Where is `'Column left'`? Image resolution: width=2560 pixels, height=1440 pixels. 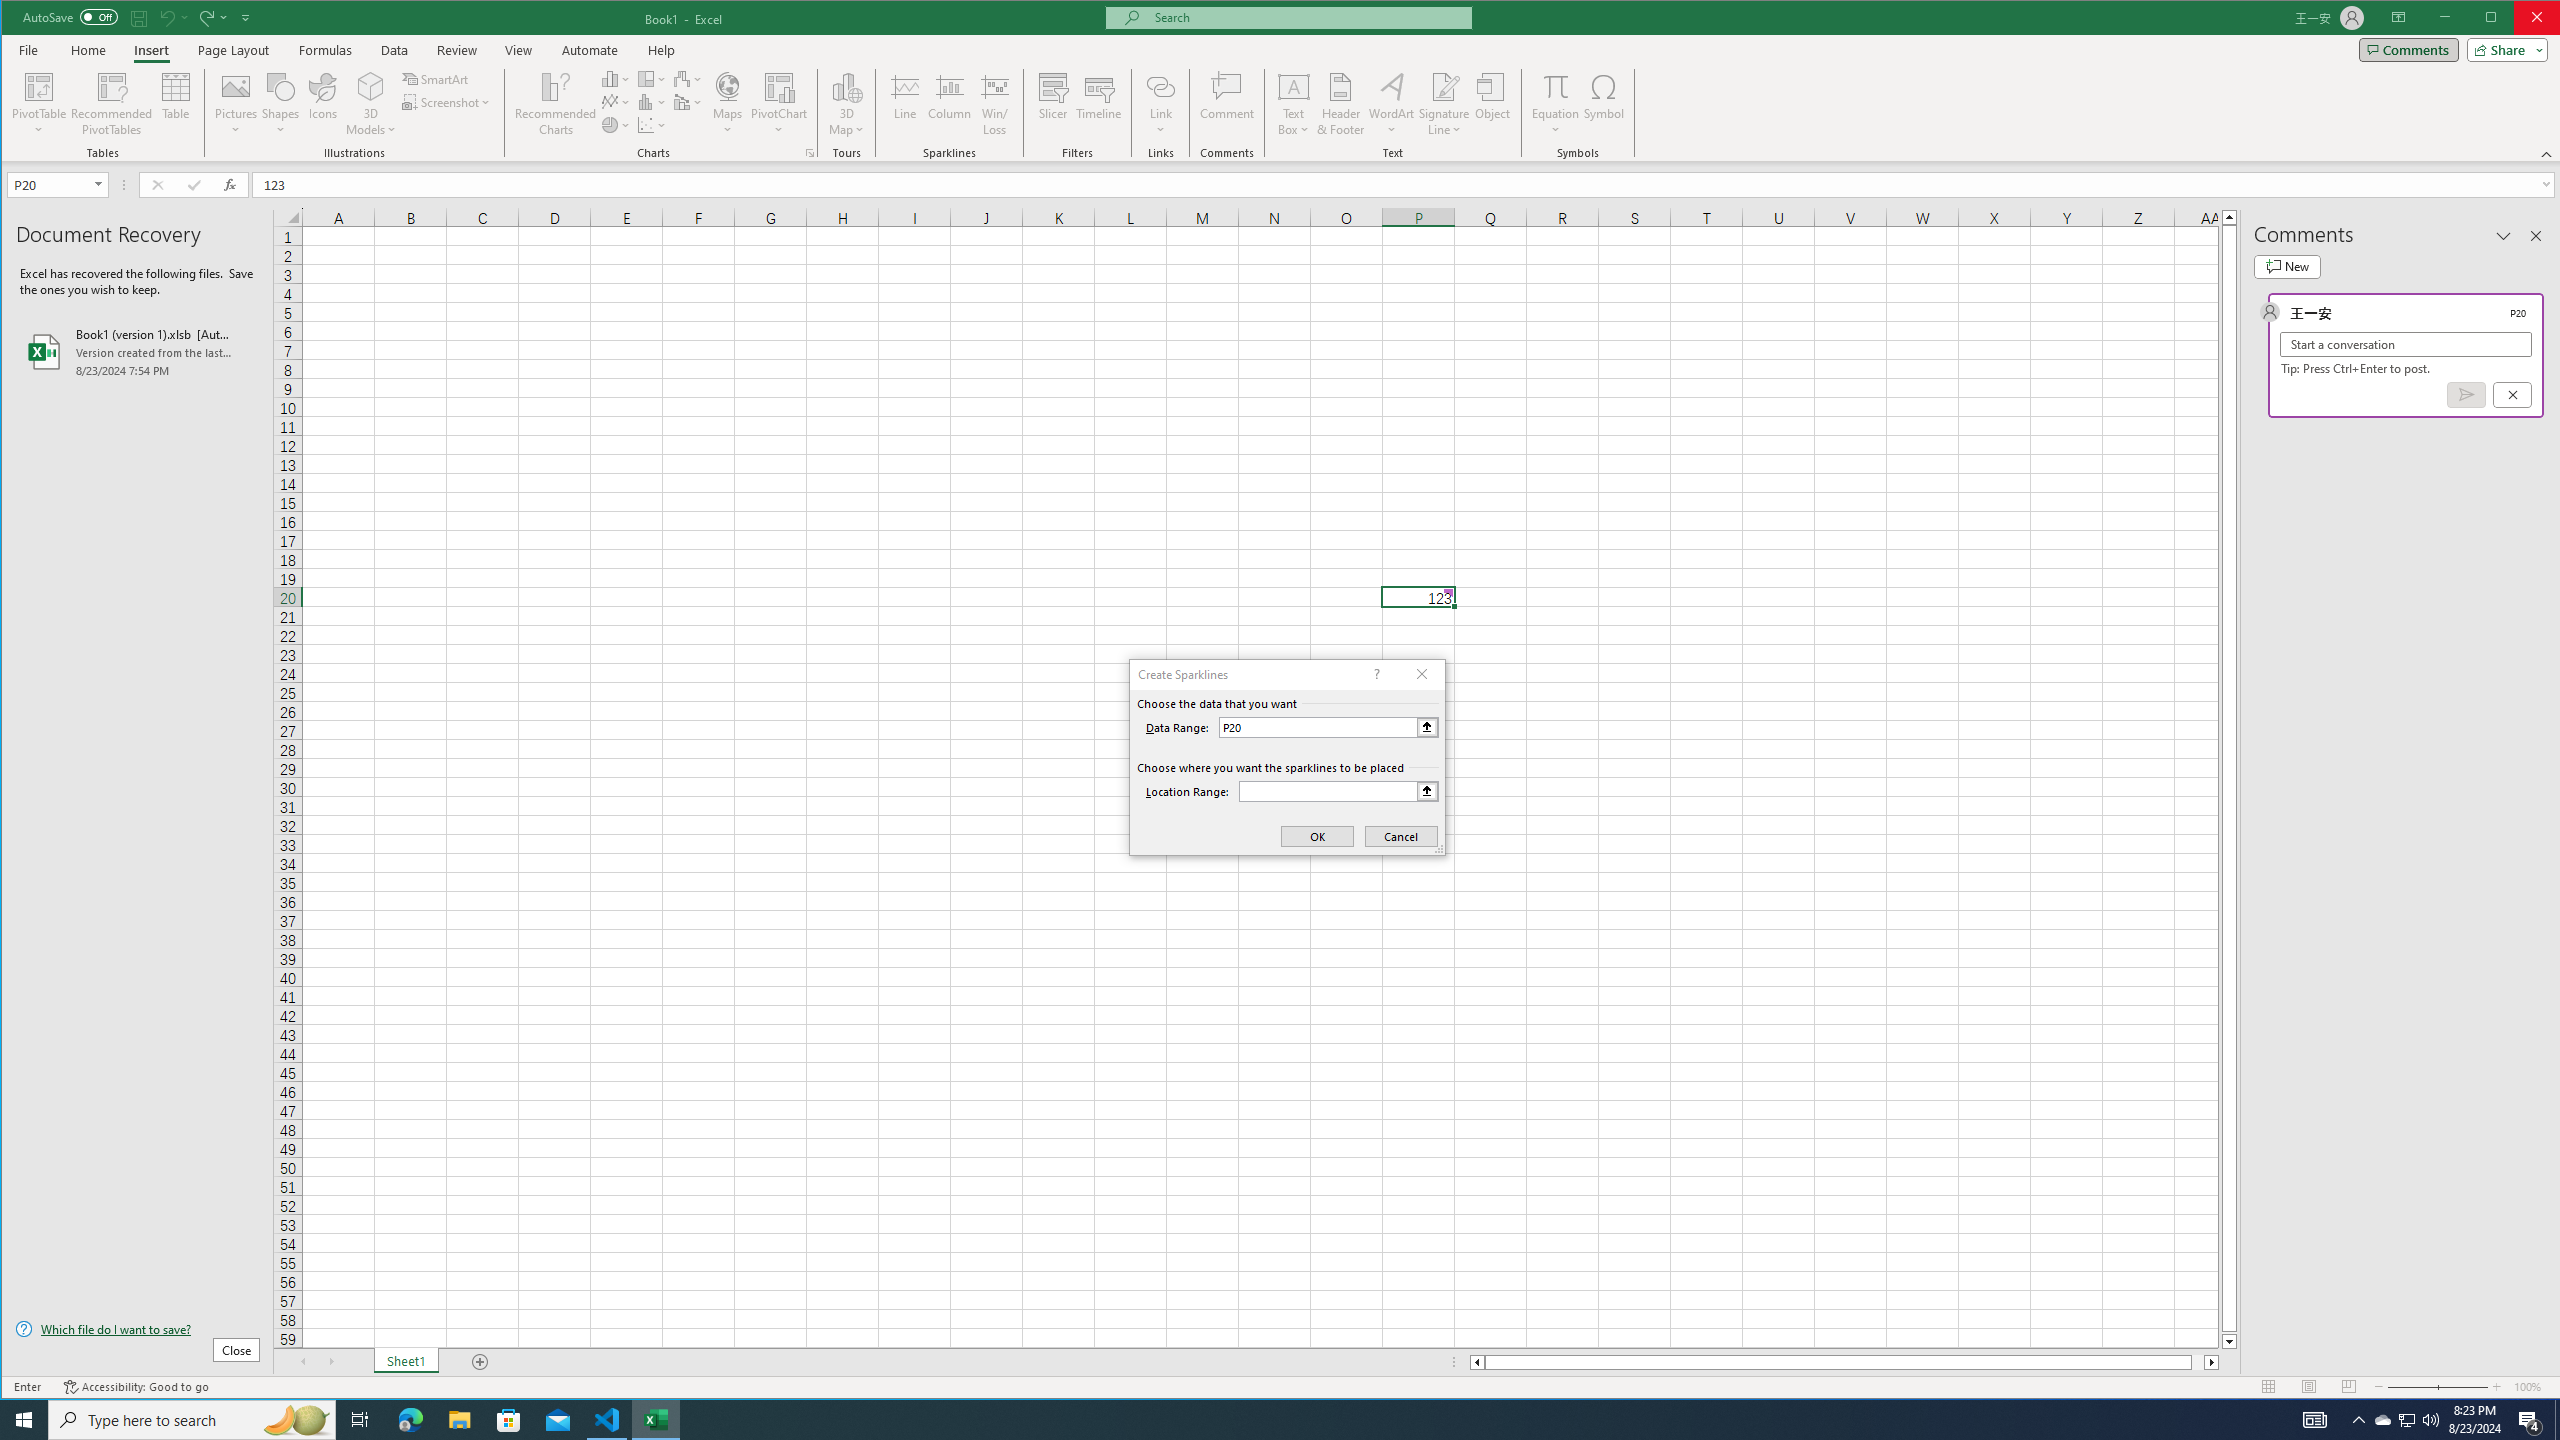
'Column left' is located at coordinates (1475, 1362).